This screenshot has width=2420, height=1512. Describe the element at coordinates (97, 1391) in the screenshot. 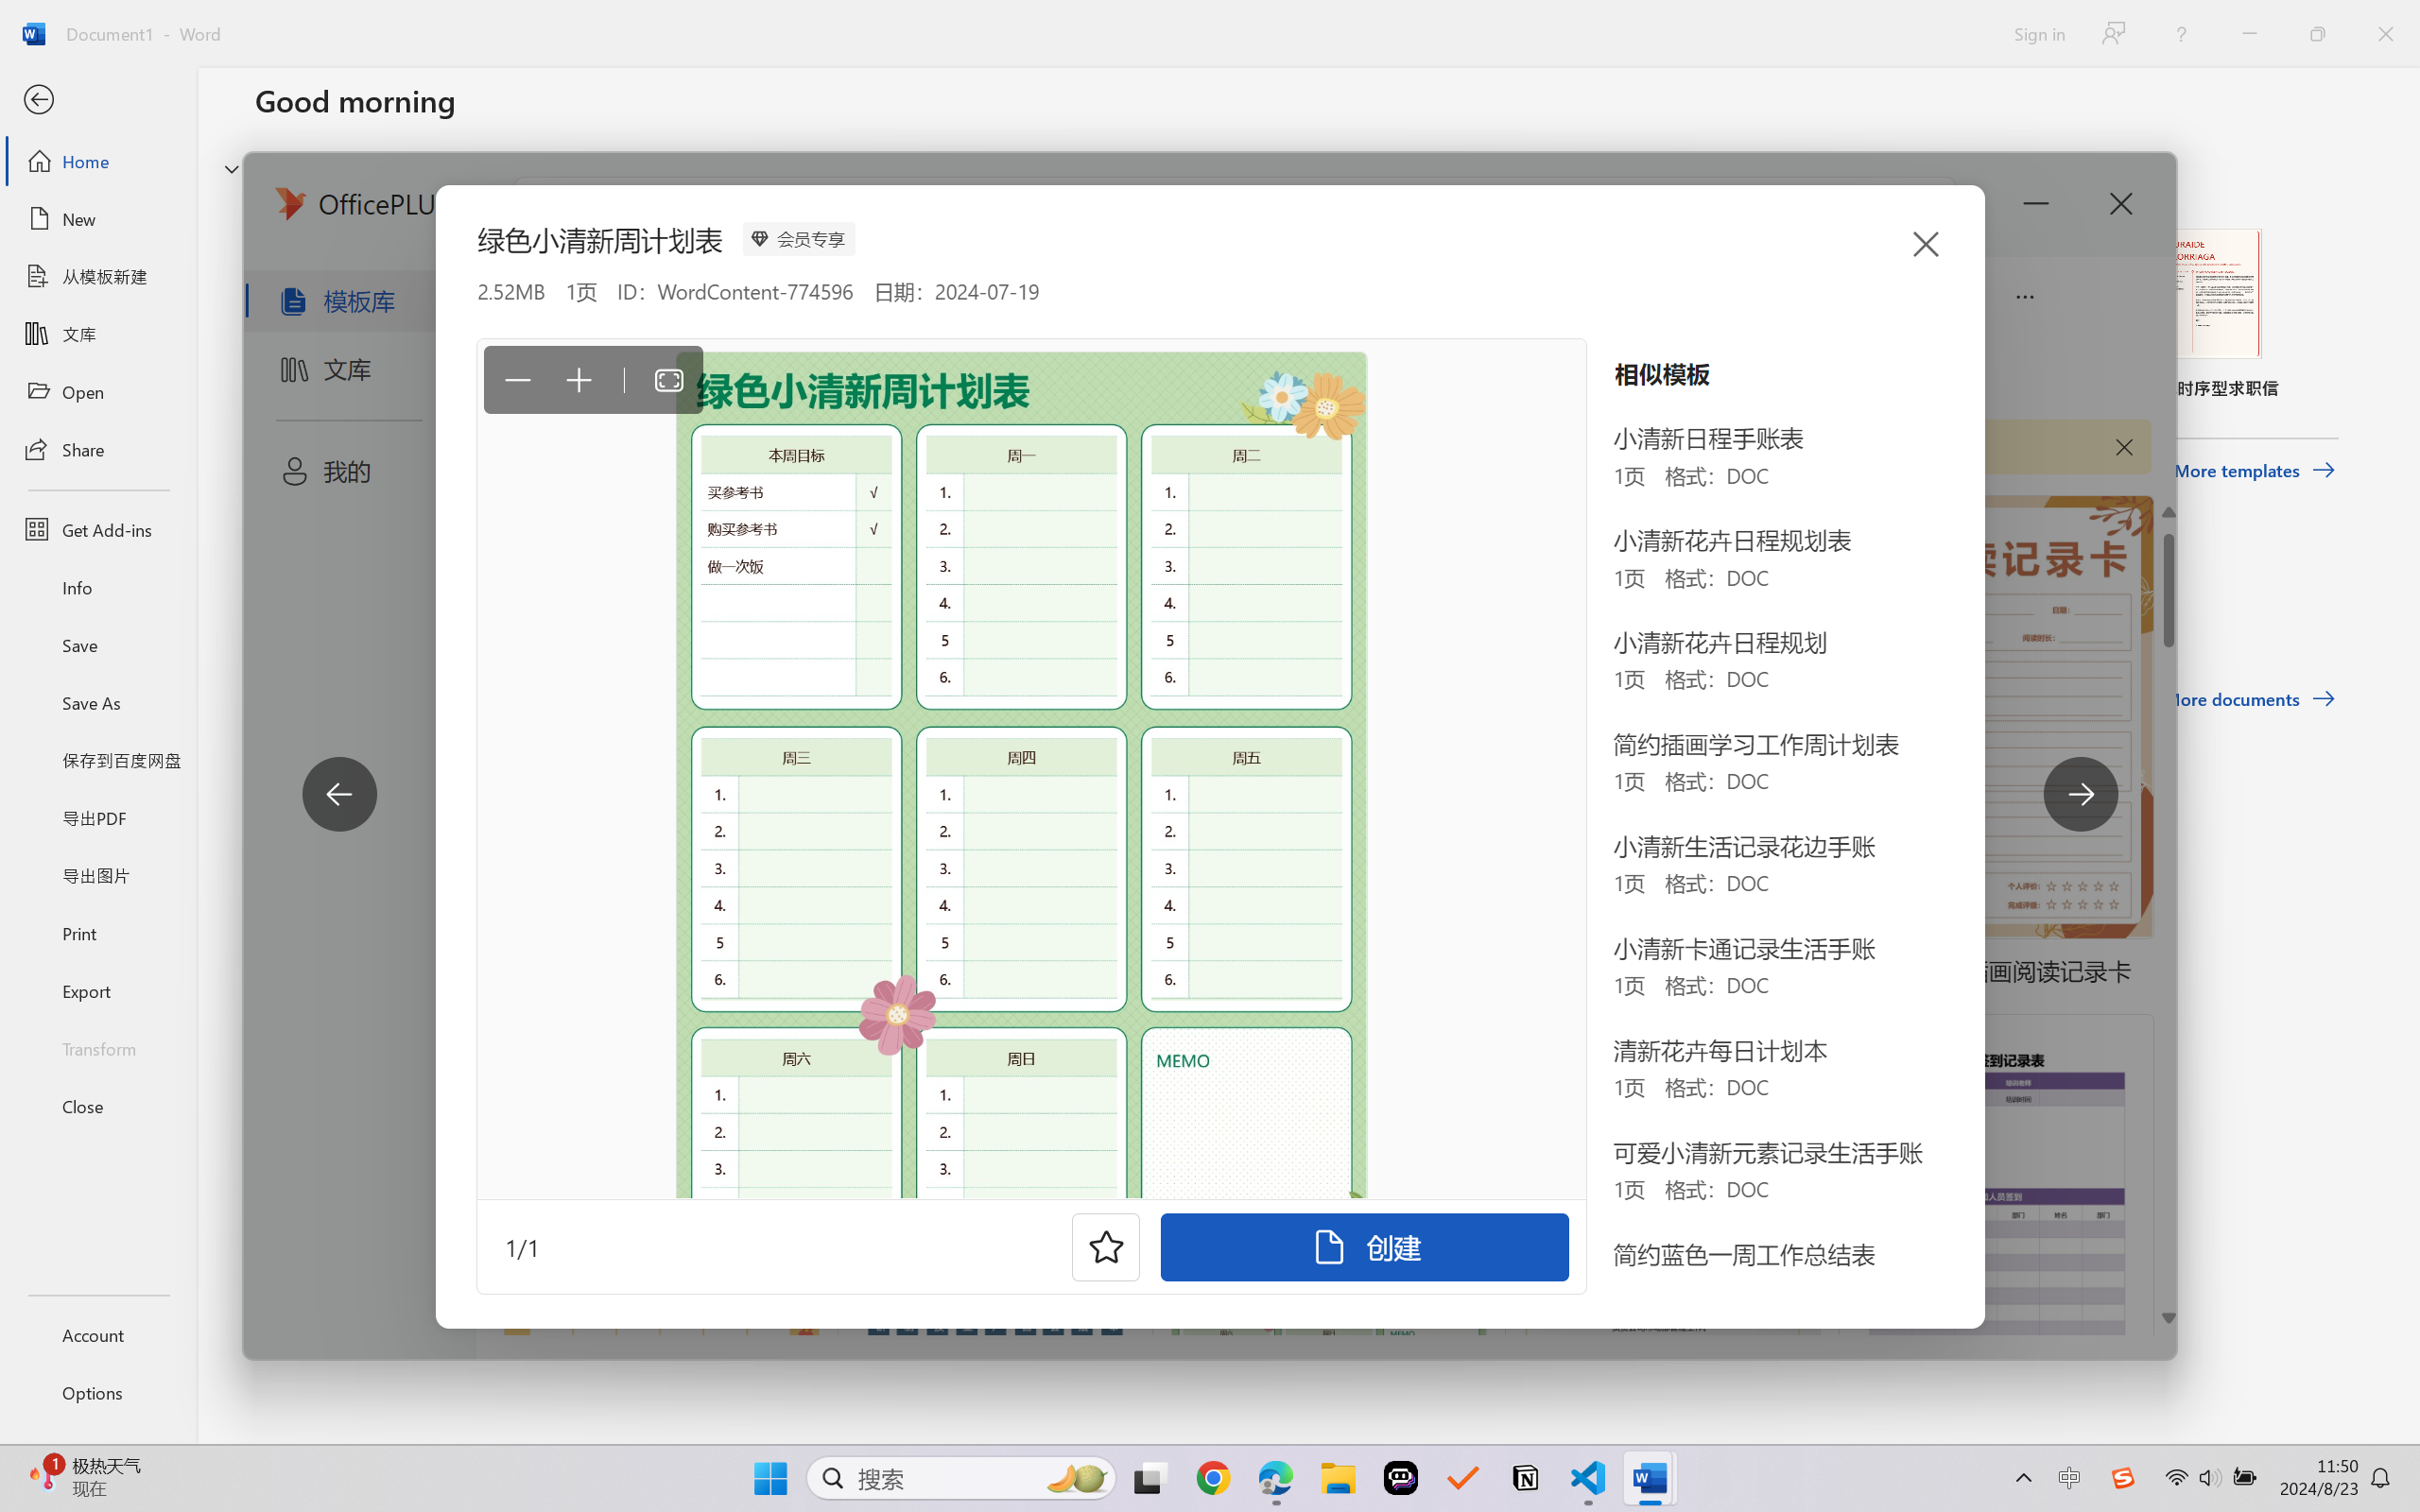

I see `'Options'` at that location.